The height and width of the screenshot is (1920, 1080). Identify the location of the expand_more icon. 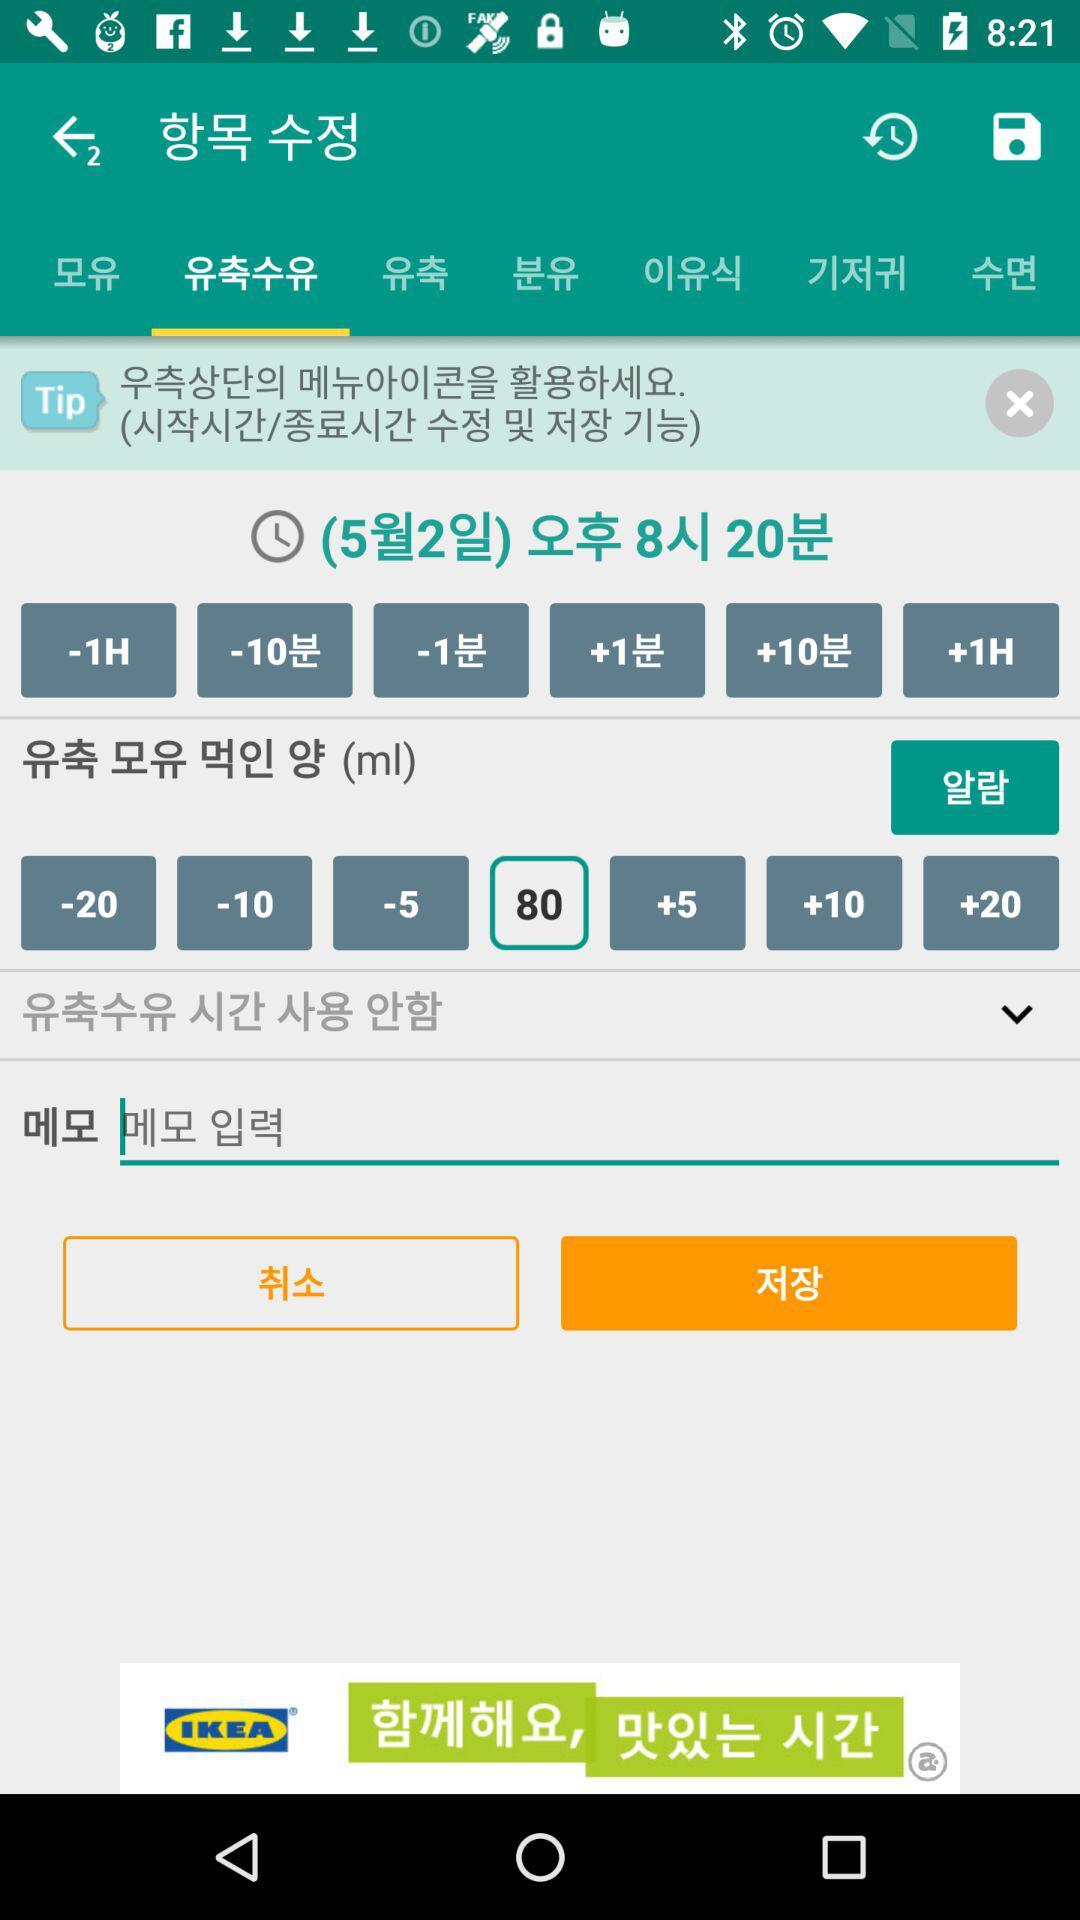
(1017, 1013).